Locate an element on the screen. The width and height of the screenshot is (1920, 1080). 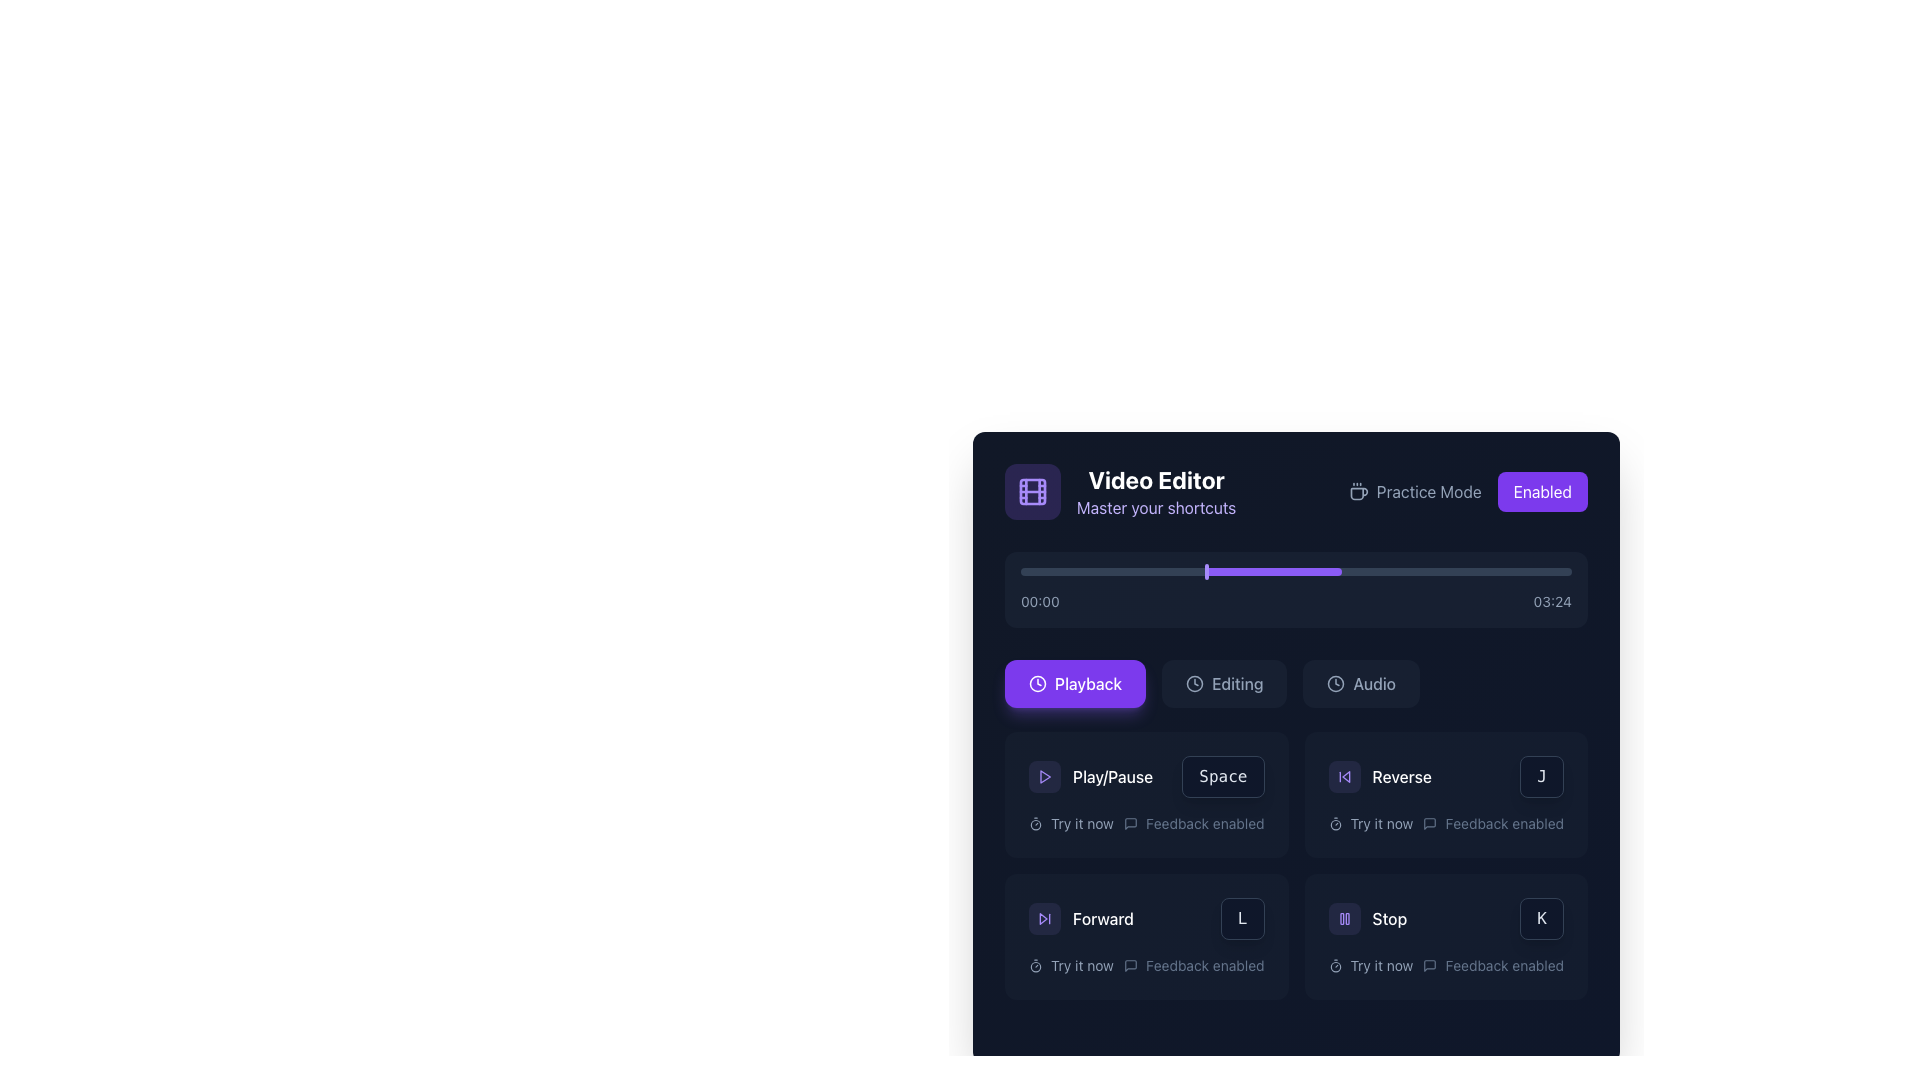
the rounded rectangular button with a violet background and 'skip back' icon in the 'Reverse' section of the interface is located at coordinates (1344, 775).